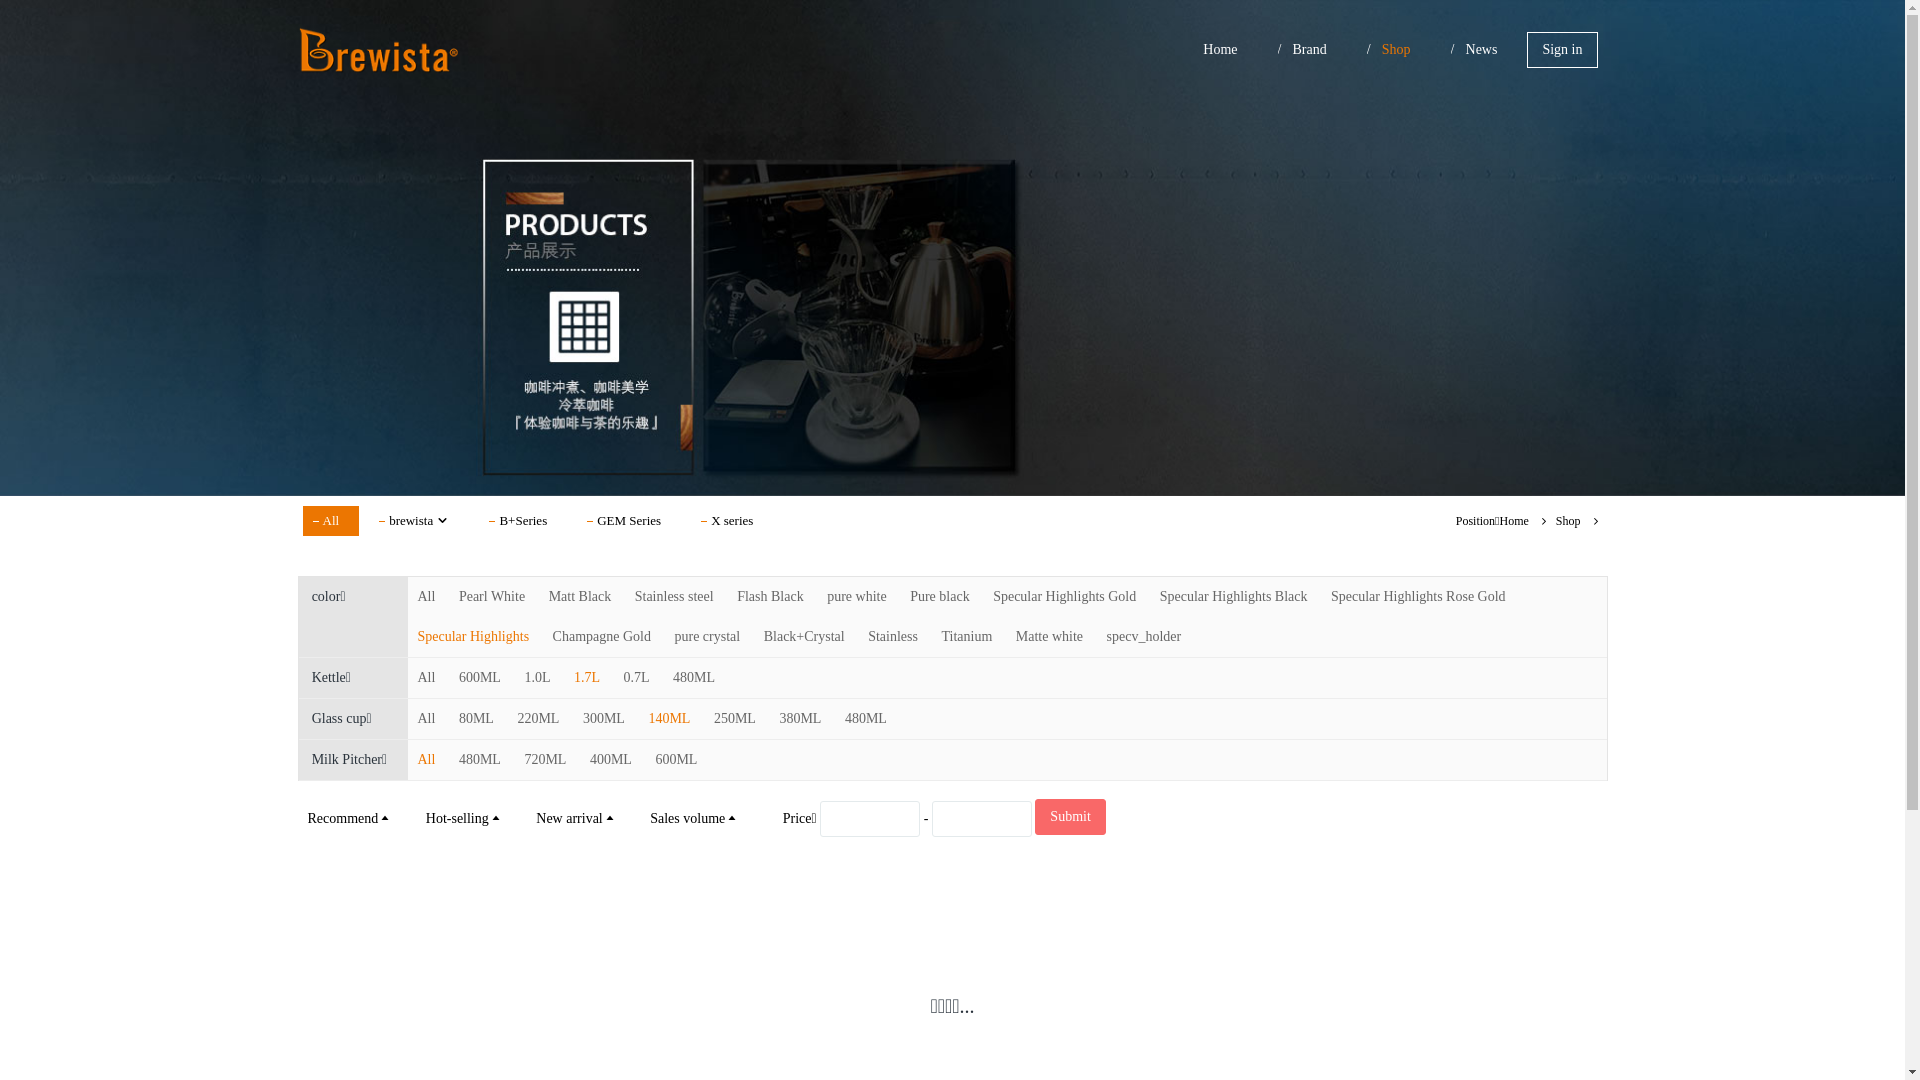 The height and width of the screenshot is (1080, 1920). Describe the element at coordinates (627, 519) in the screenshot. I see `'GEM Series'` at that location.